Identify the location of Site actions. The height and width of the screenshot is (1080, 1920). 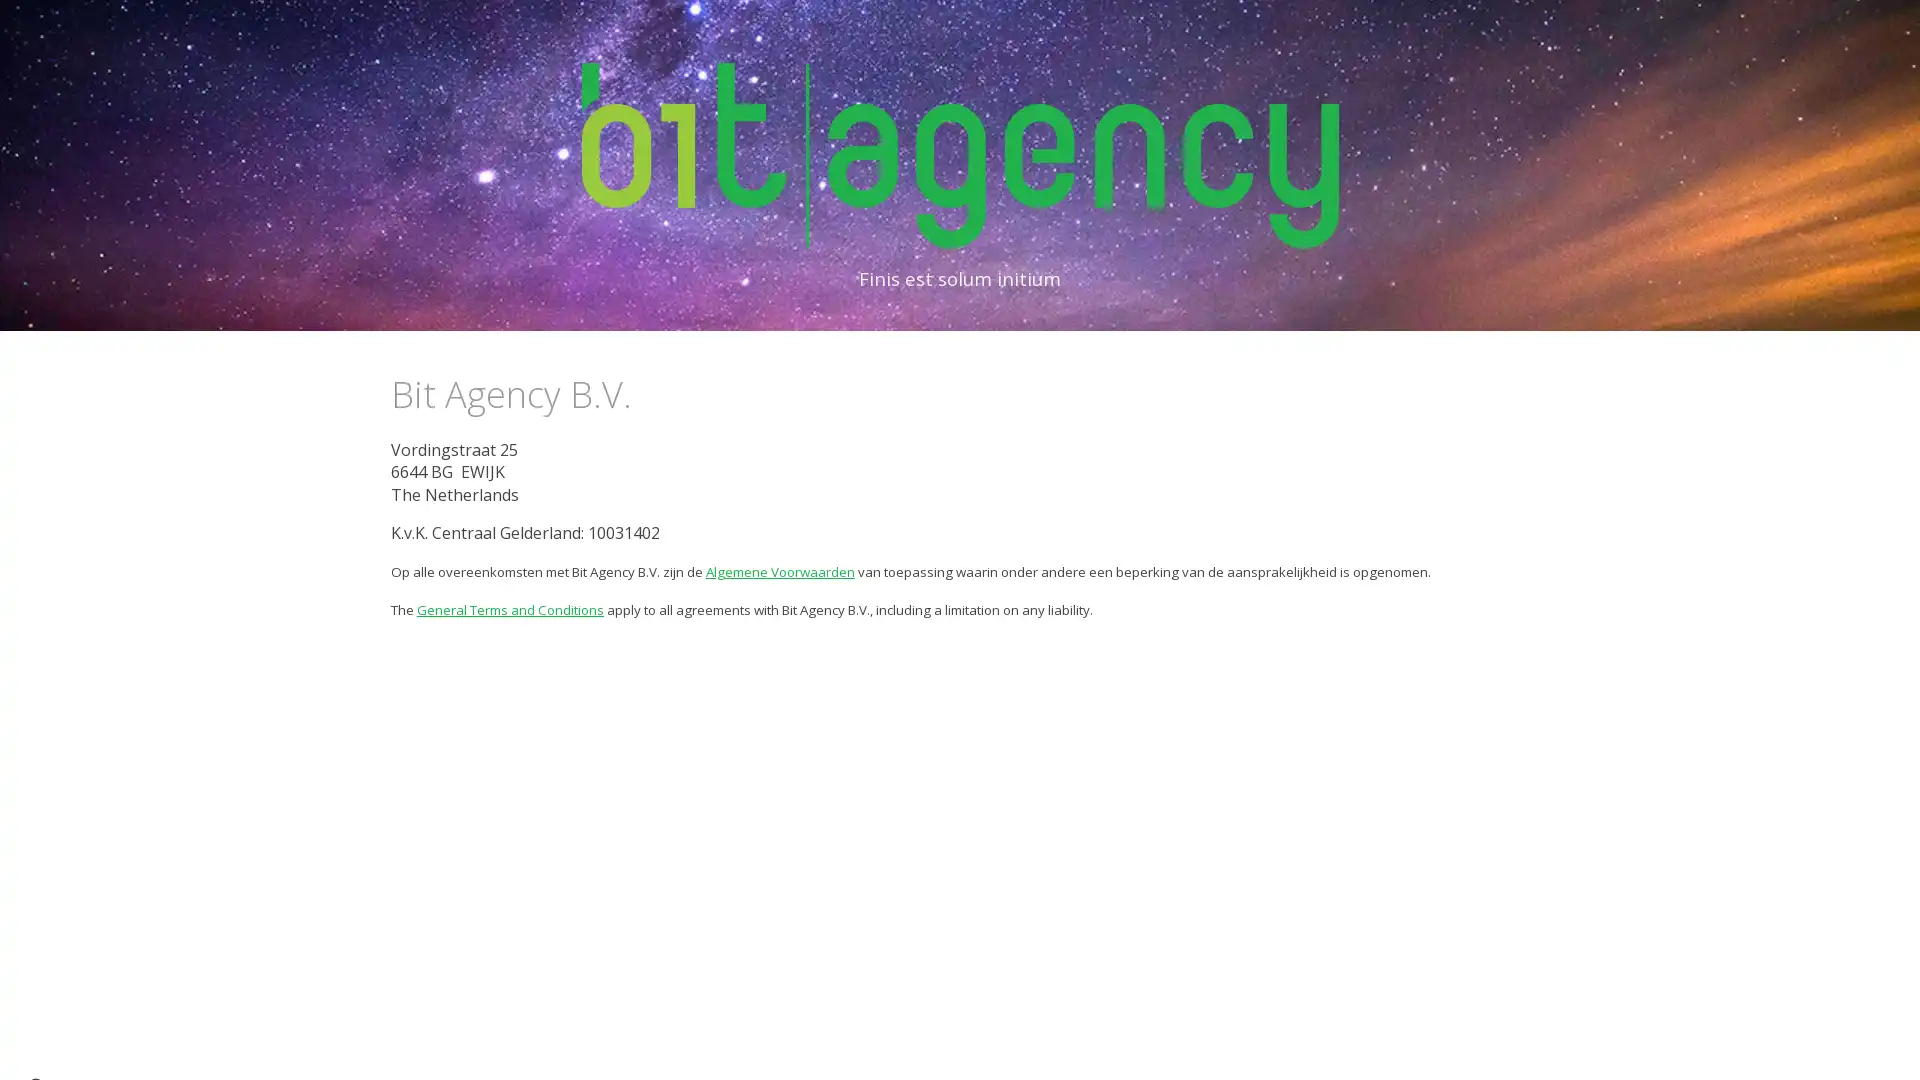
(35, 1044).